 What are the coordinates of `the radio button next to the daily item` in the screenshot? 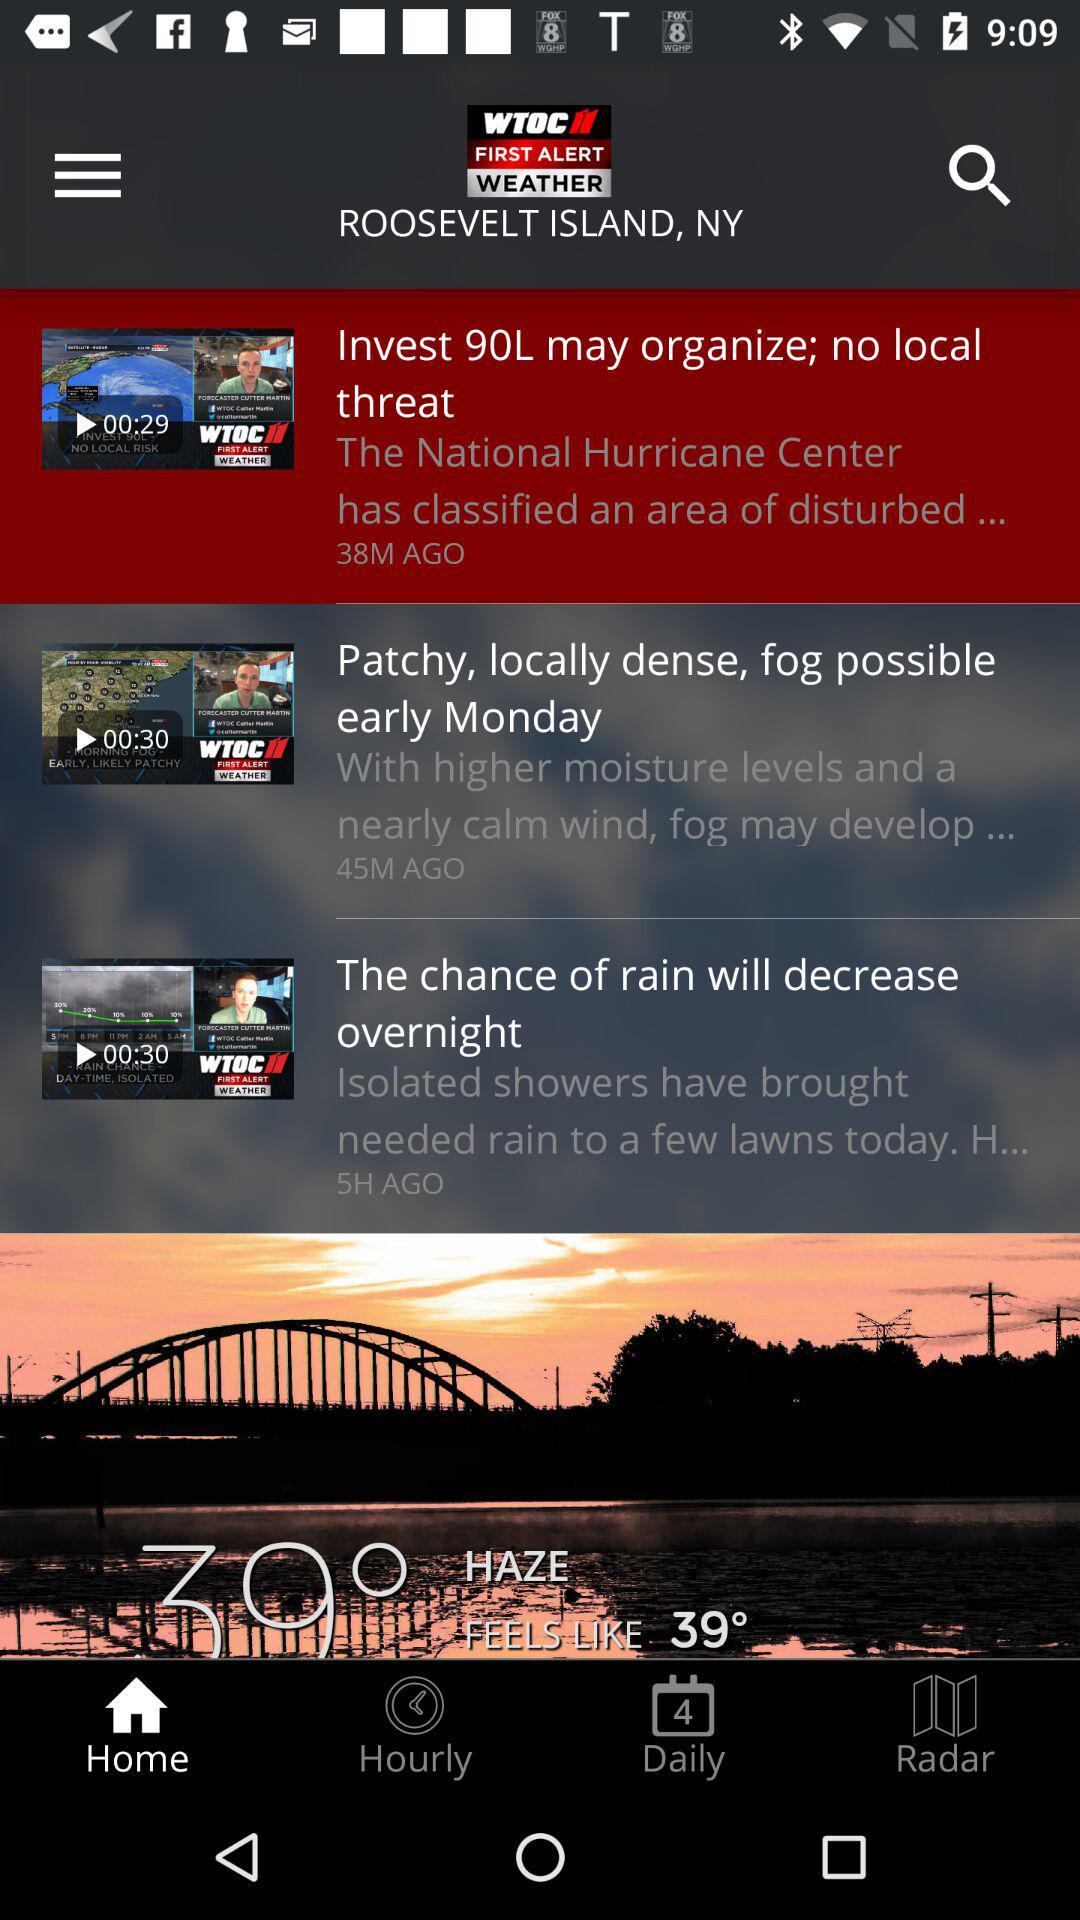 It's located at (413, 1726).